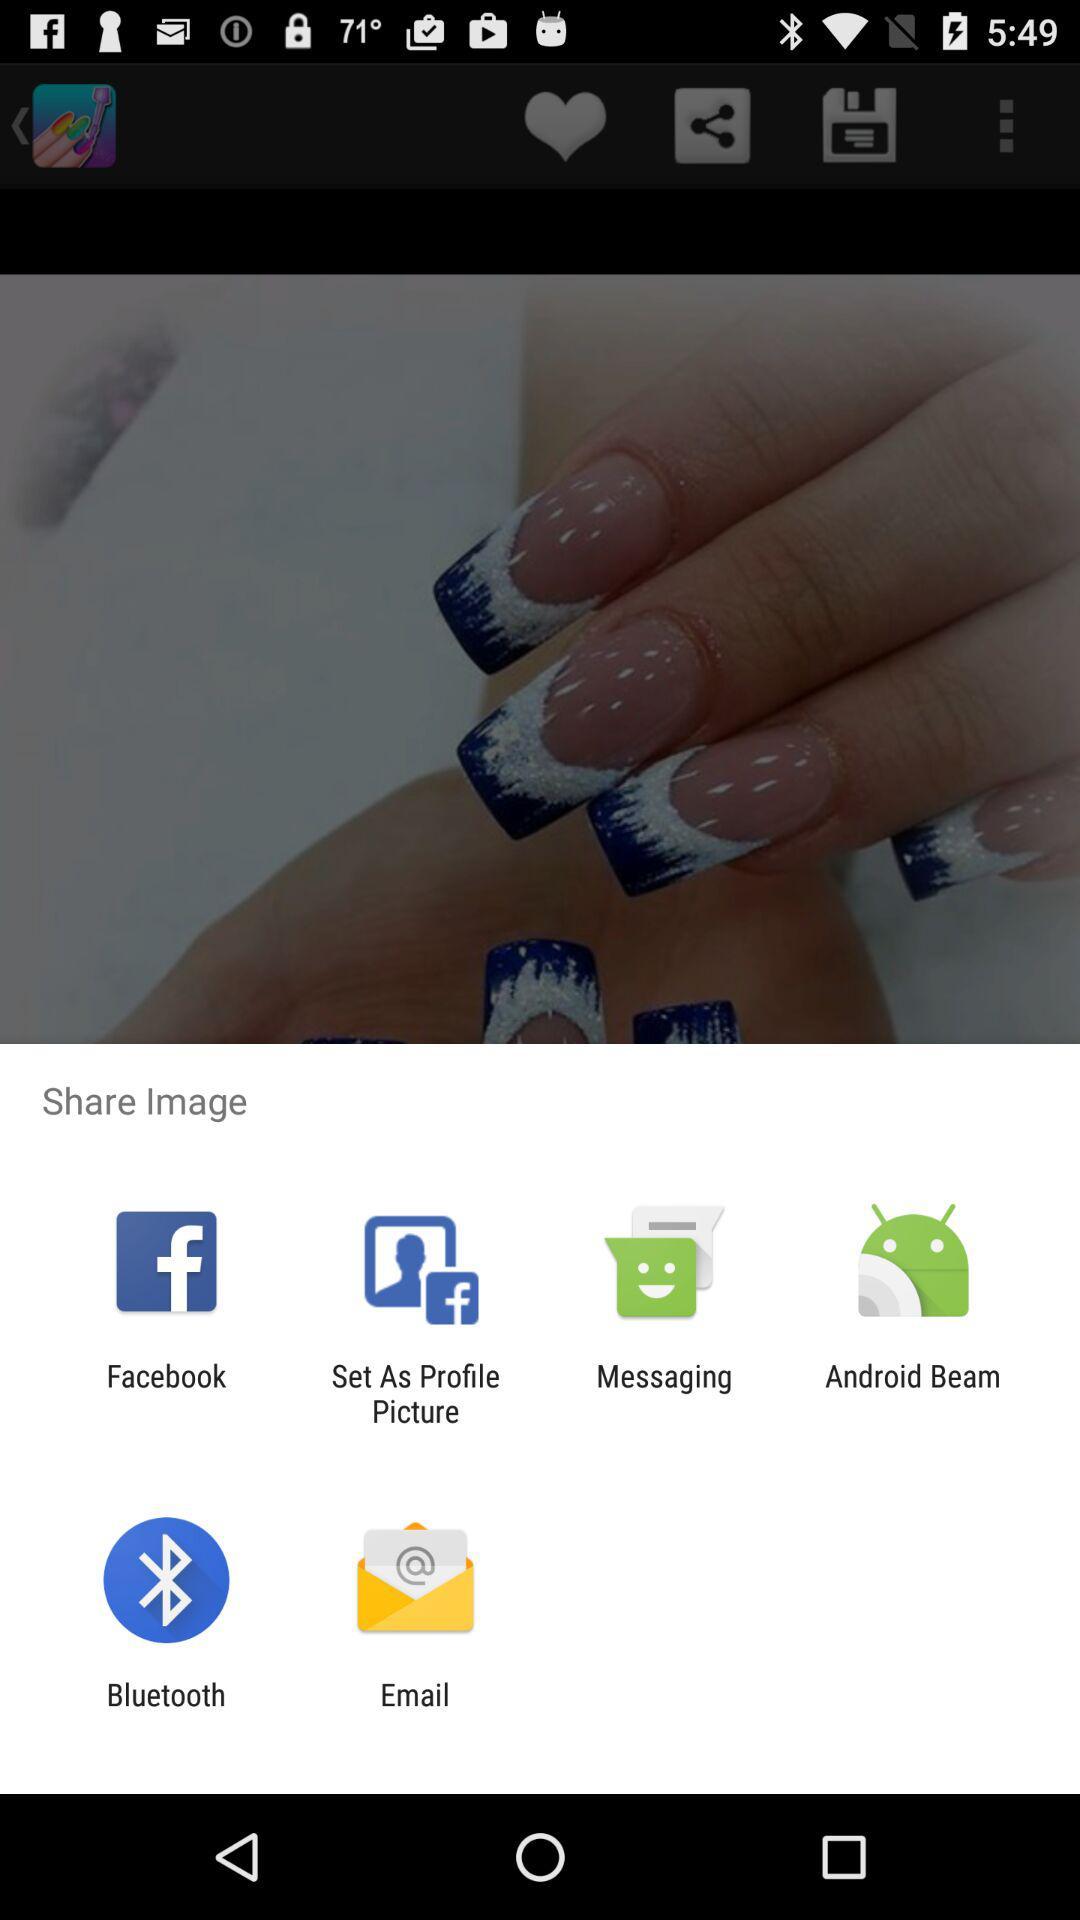 The width and height of the screenshot is (1080, 1920). Describe the element at coordinates (165, 1392) in the screenshot. I see `the facebook icon` at that location.